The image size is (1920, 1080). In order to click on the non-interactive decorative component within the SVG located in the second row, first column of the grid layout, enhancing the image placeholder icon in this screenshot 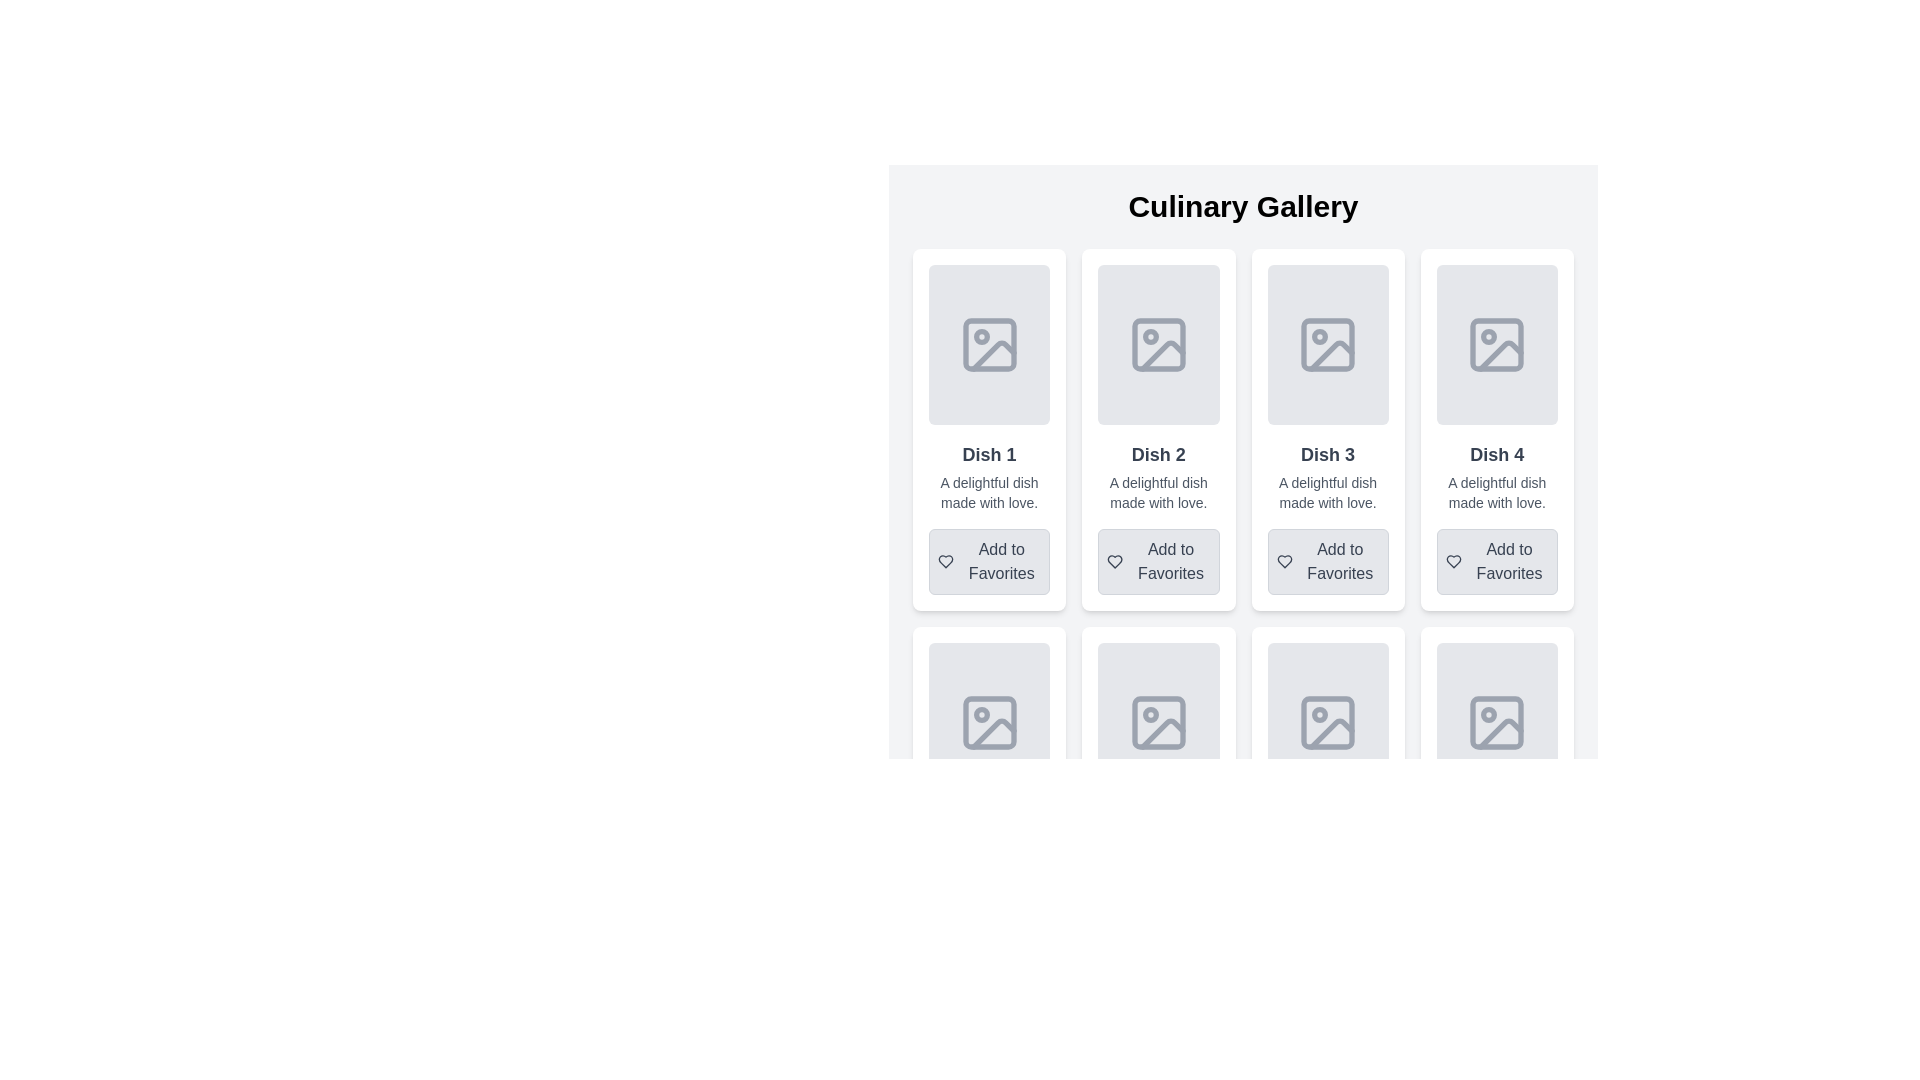, I will do `click(989, 722)`.